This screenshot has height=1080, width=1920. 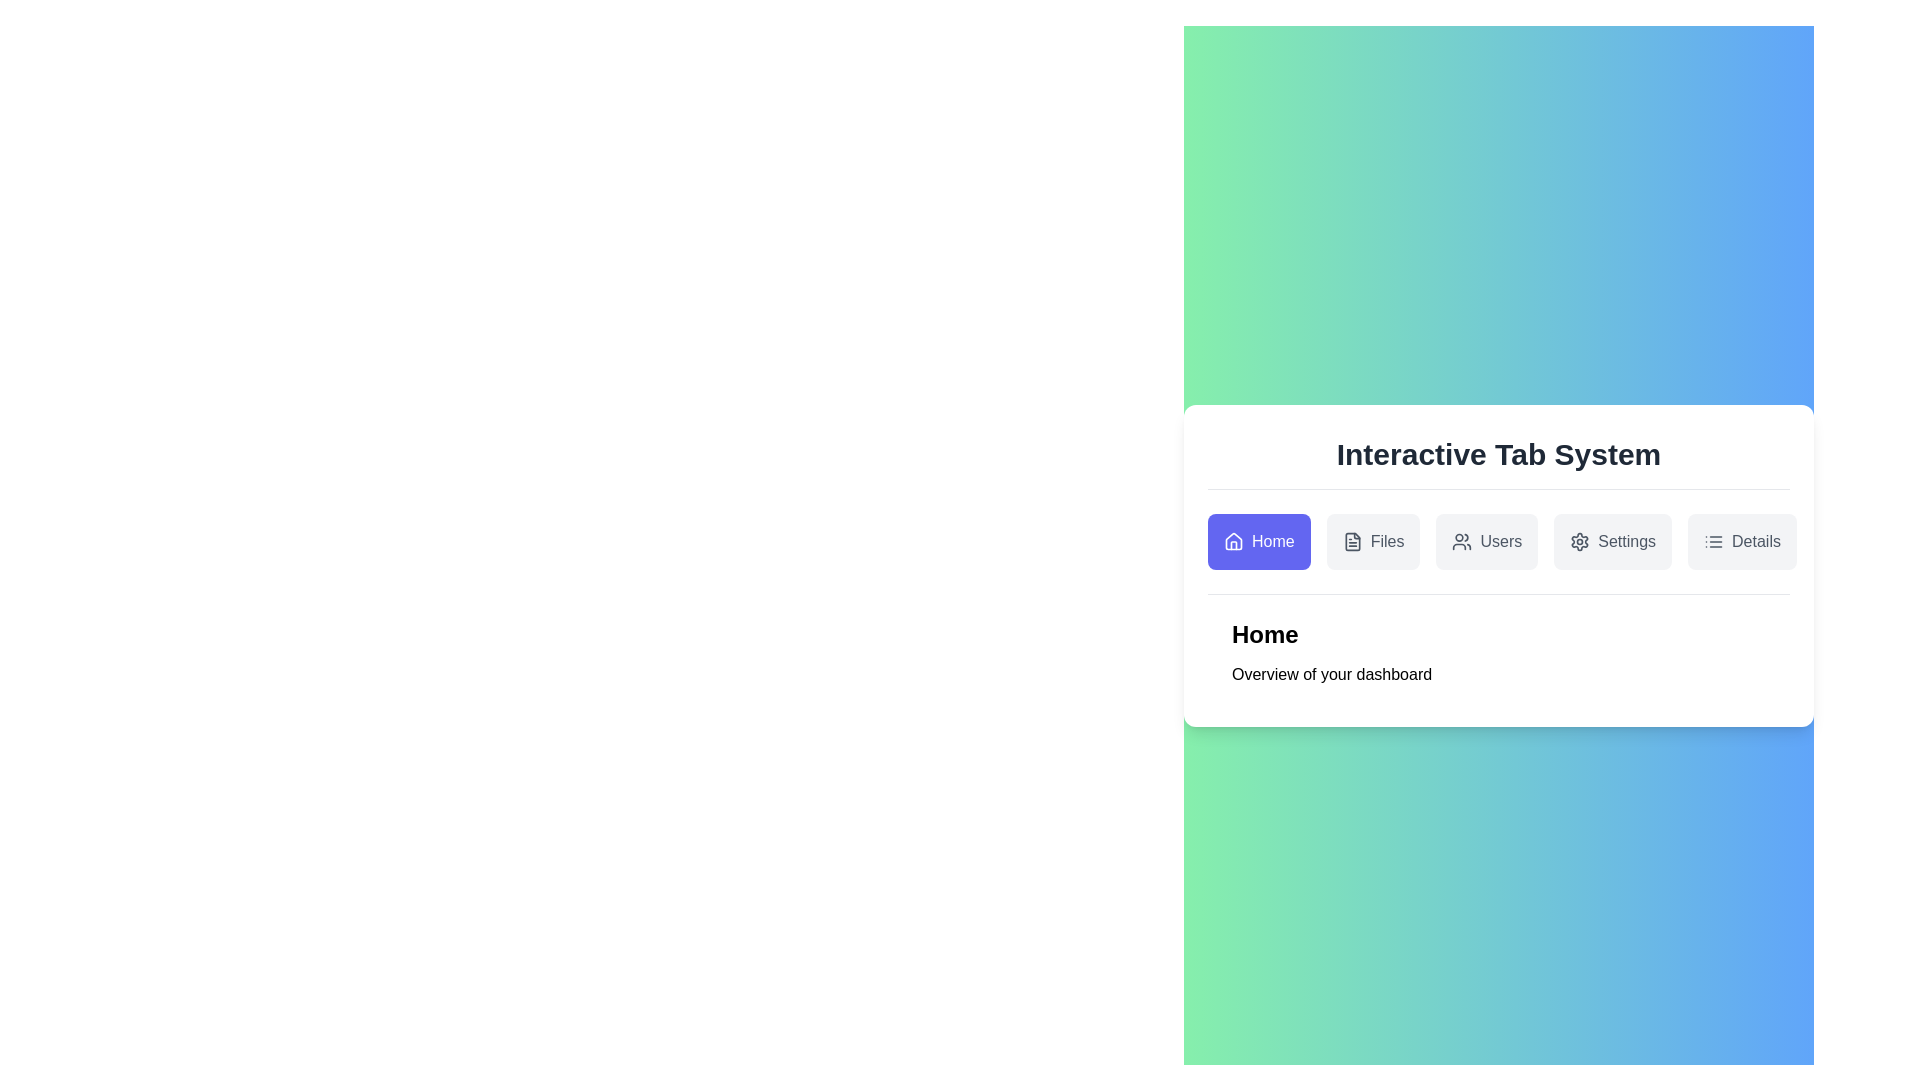 What do you see at coordinates (1712, 542) in the screenshot?
I see `the icon that visually represents the 'Details' button, located to the left of the text label 'Details' in the horizontal navigation bar under 'Interactive Tab System'` at bounding box center [1712, 542].